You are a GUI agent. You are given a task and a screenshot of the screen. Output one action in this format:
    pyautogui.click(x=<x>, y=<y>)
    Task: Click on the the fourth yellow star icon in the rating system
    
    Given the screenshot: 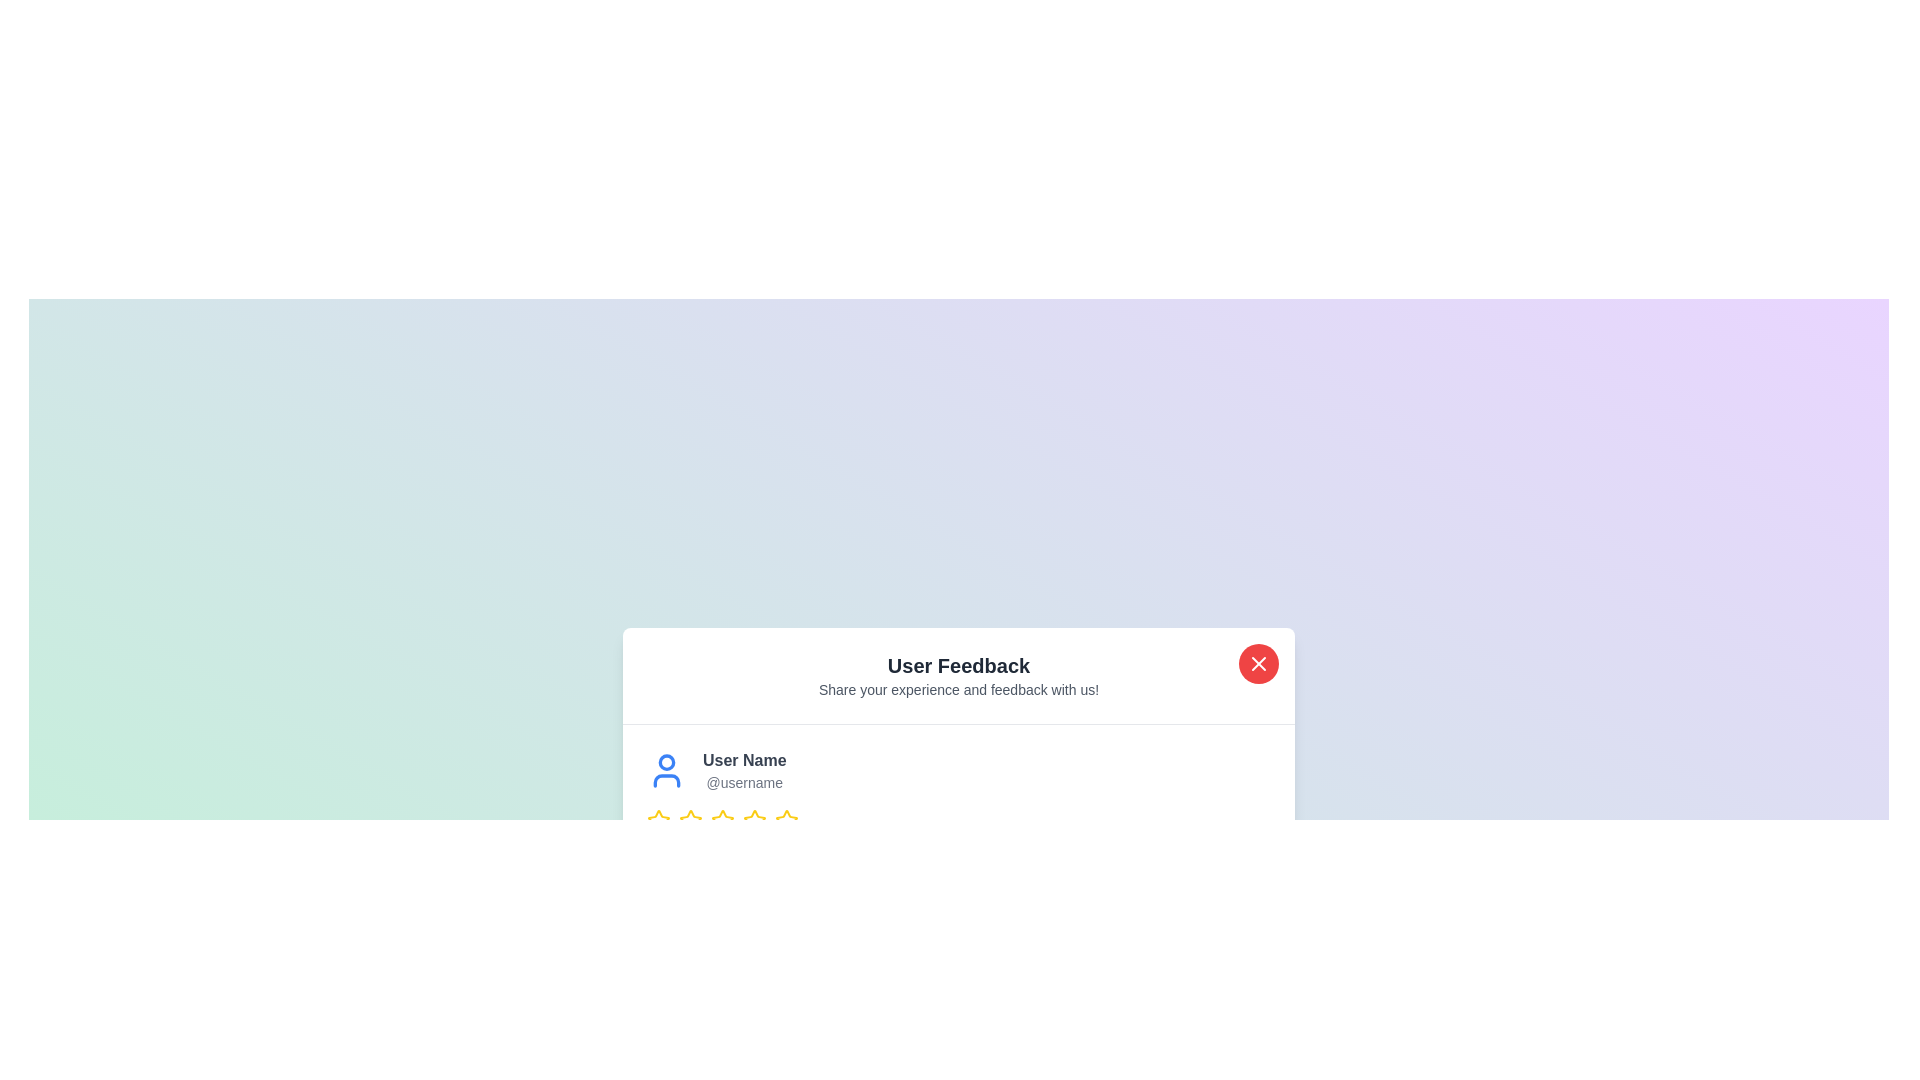 What is the action you would take?
    pyautogui.click(x=753, y=820)
    